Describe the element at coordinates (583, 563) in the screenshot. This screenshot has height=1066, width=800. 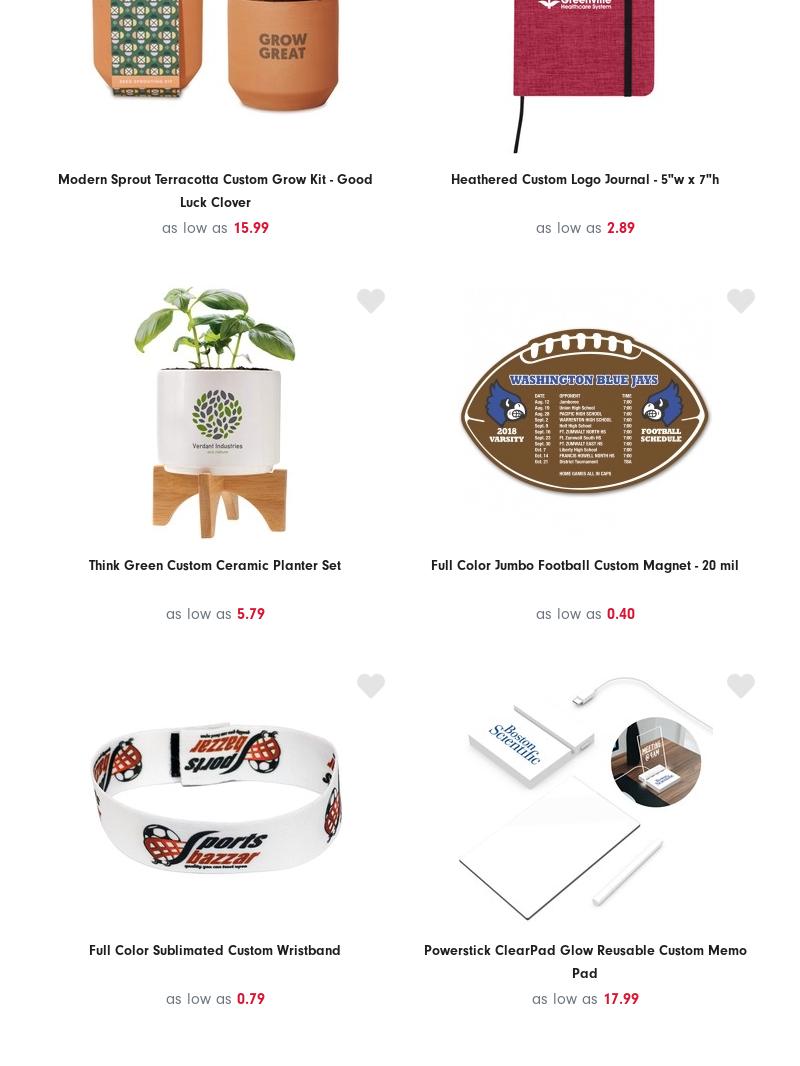
I see `'Full Color Jumbo Football Custom Magnet - 20 mil'` at that location.